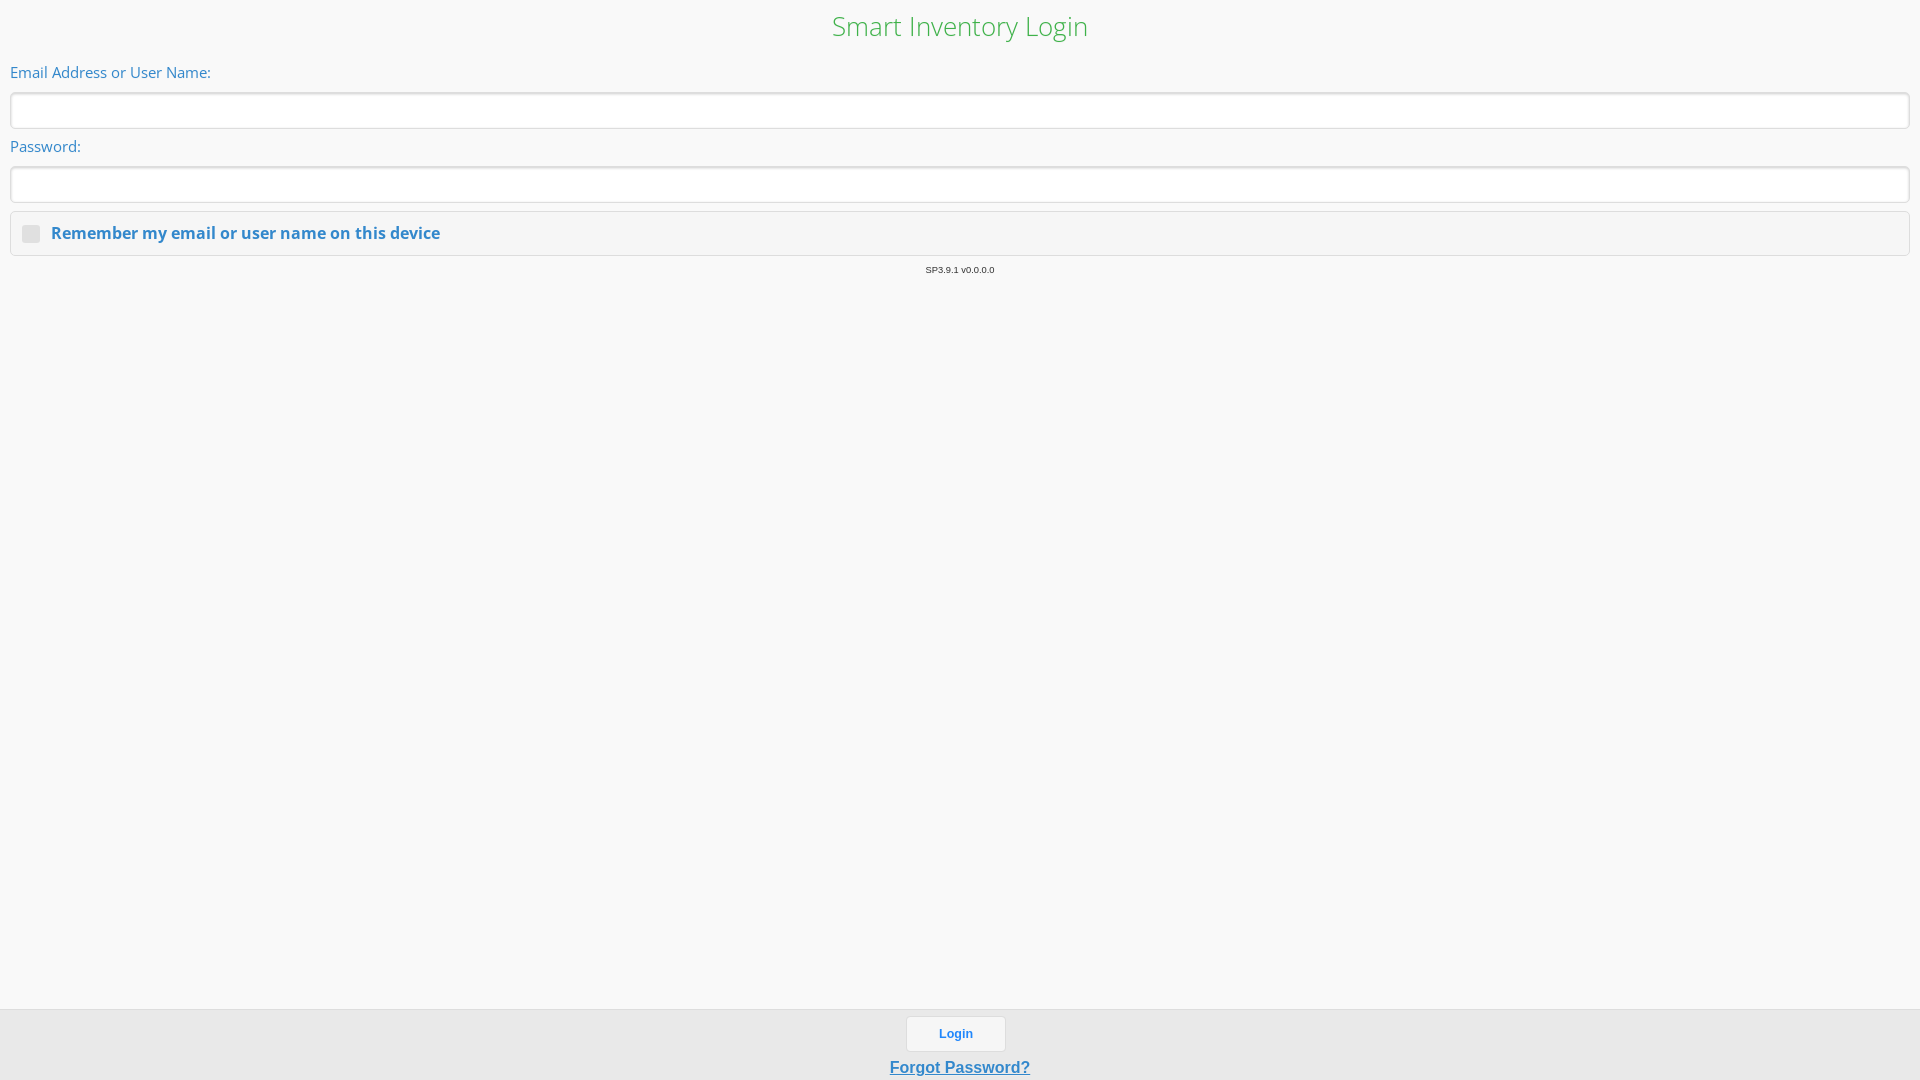  What do you see at coordinates (954, 1033) in the screenshot?
I see `'Login'` at bounding box center [954, 1033].